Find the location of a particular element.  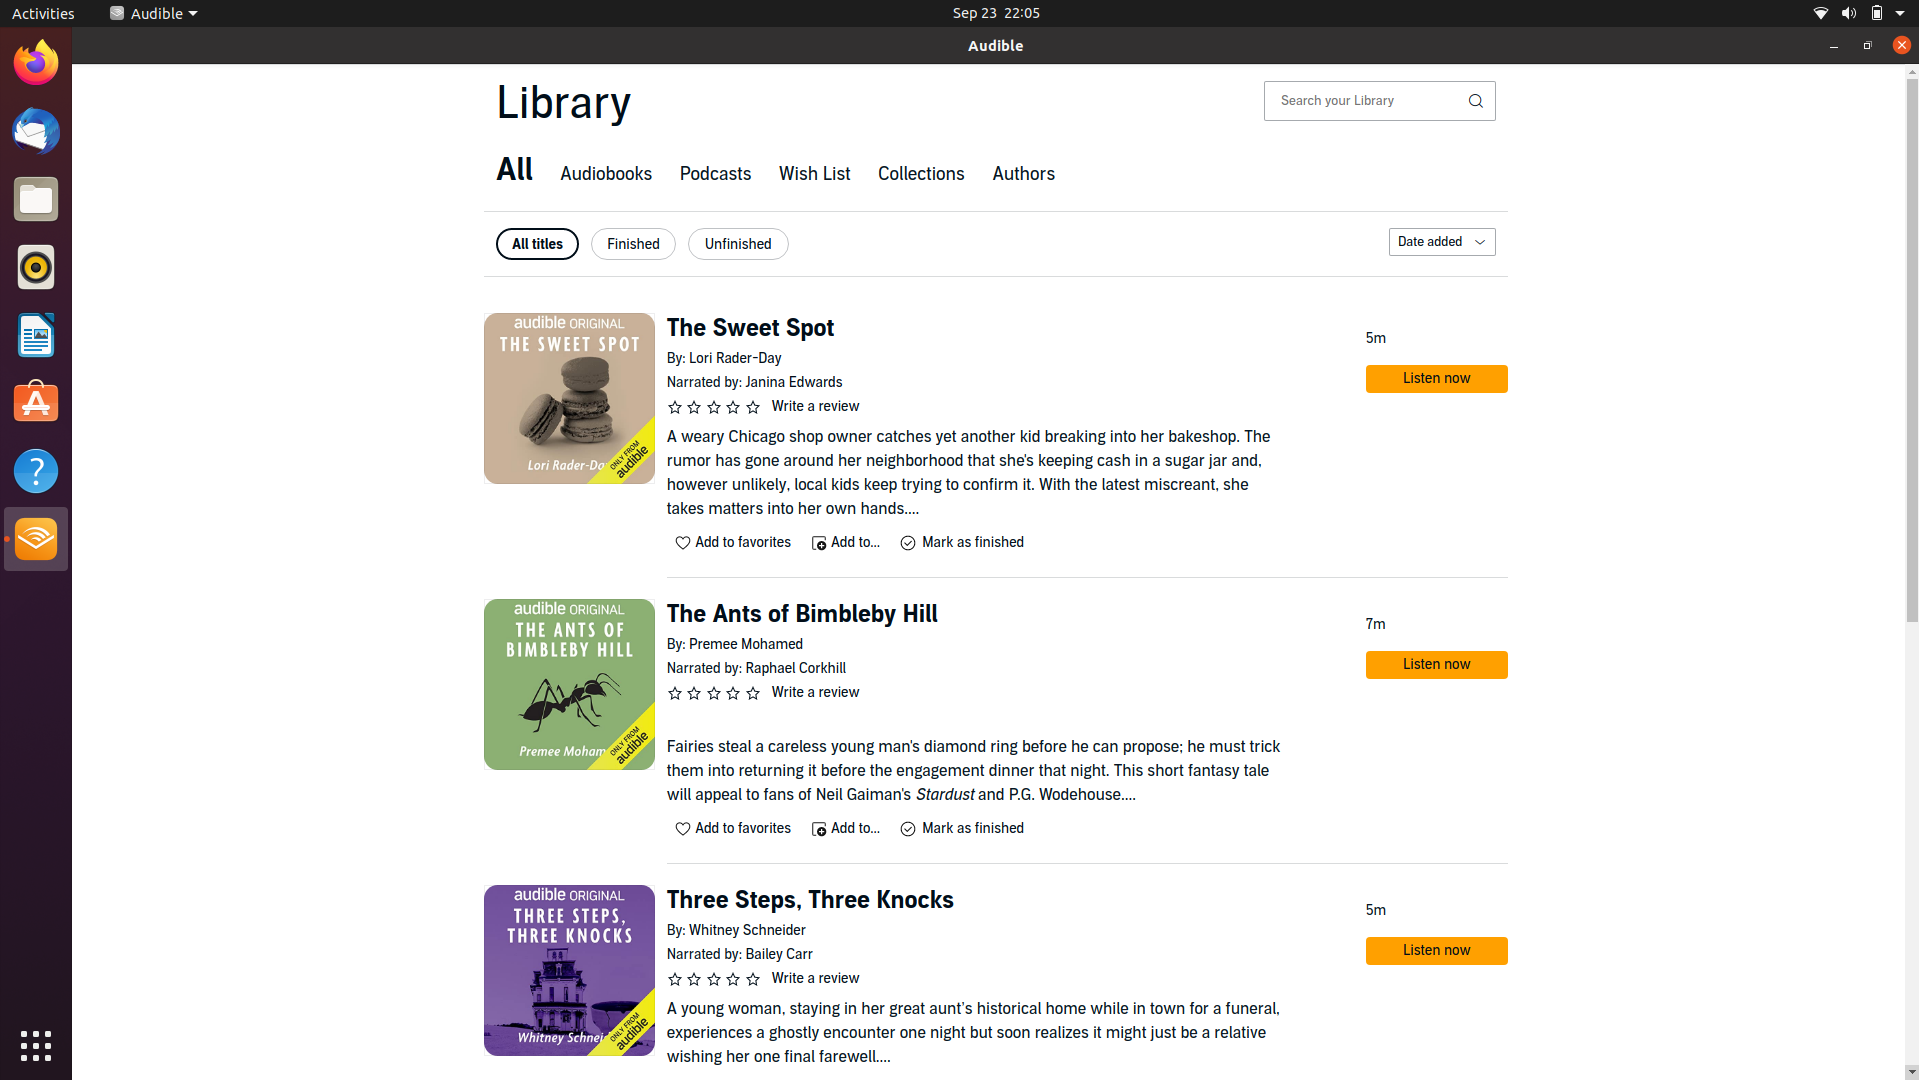

Locate "The 7 Habits of Highly Effective People" by using the search feature is located at coordinates (1364, 100).